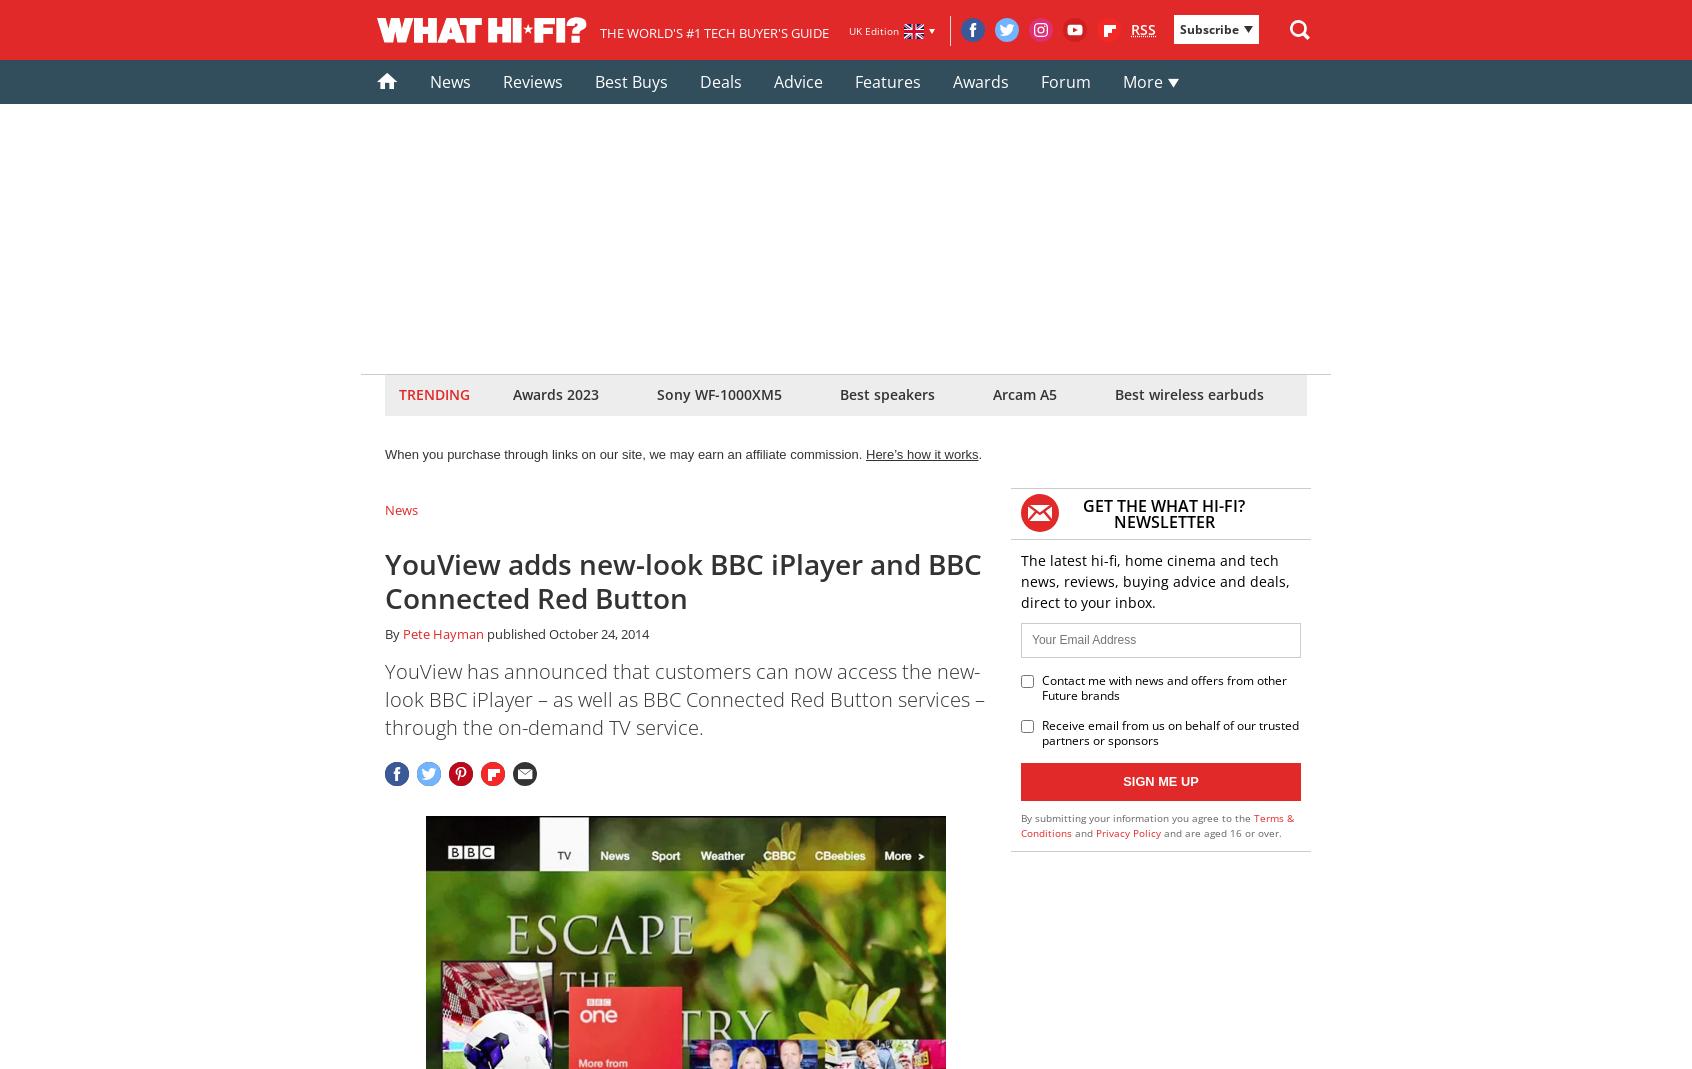  I want to click on 'The latest hi-fi, home cinema and tech news, reviews, buying advice and deals, direct to your inbox.', so click(1154, 581).